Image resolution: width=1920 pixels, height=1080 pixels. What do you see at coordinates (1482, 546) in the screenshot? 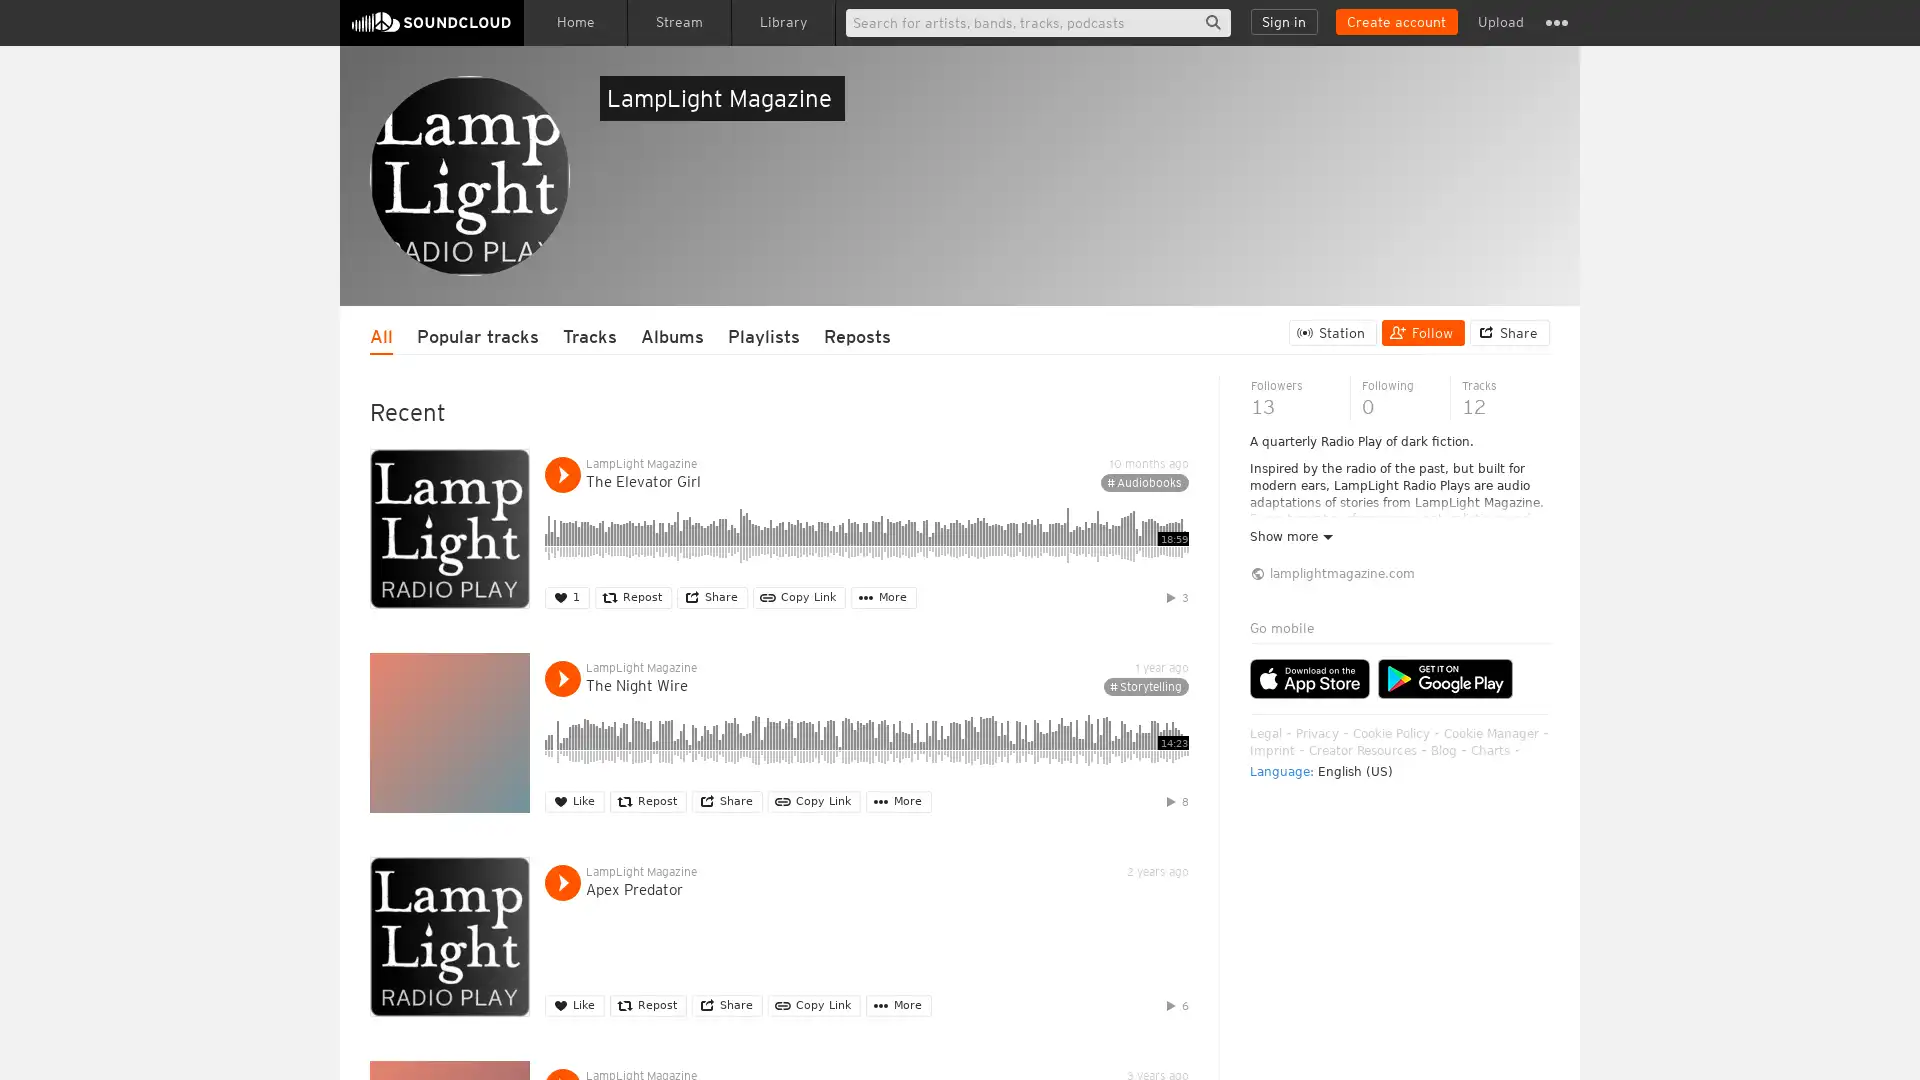
I see `Clear` at bounding box center [1482, 546].